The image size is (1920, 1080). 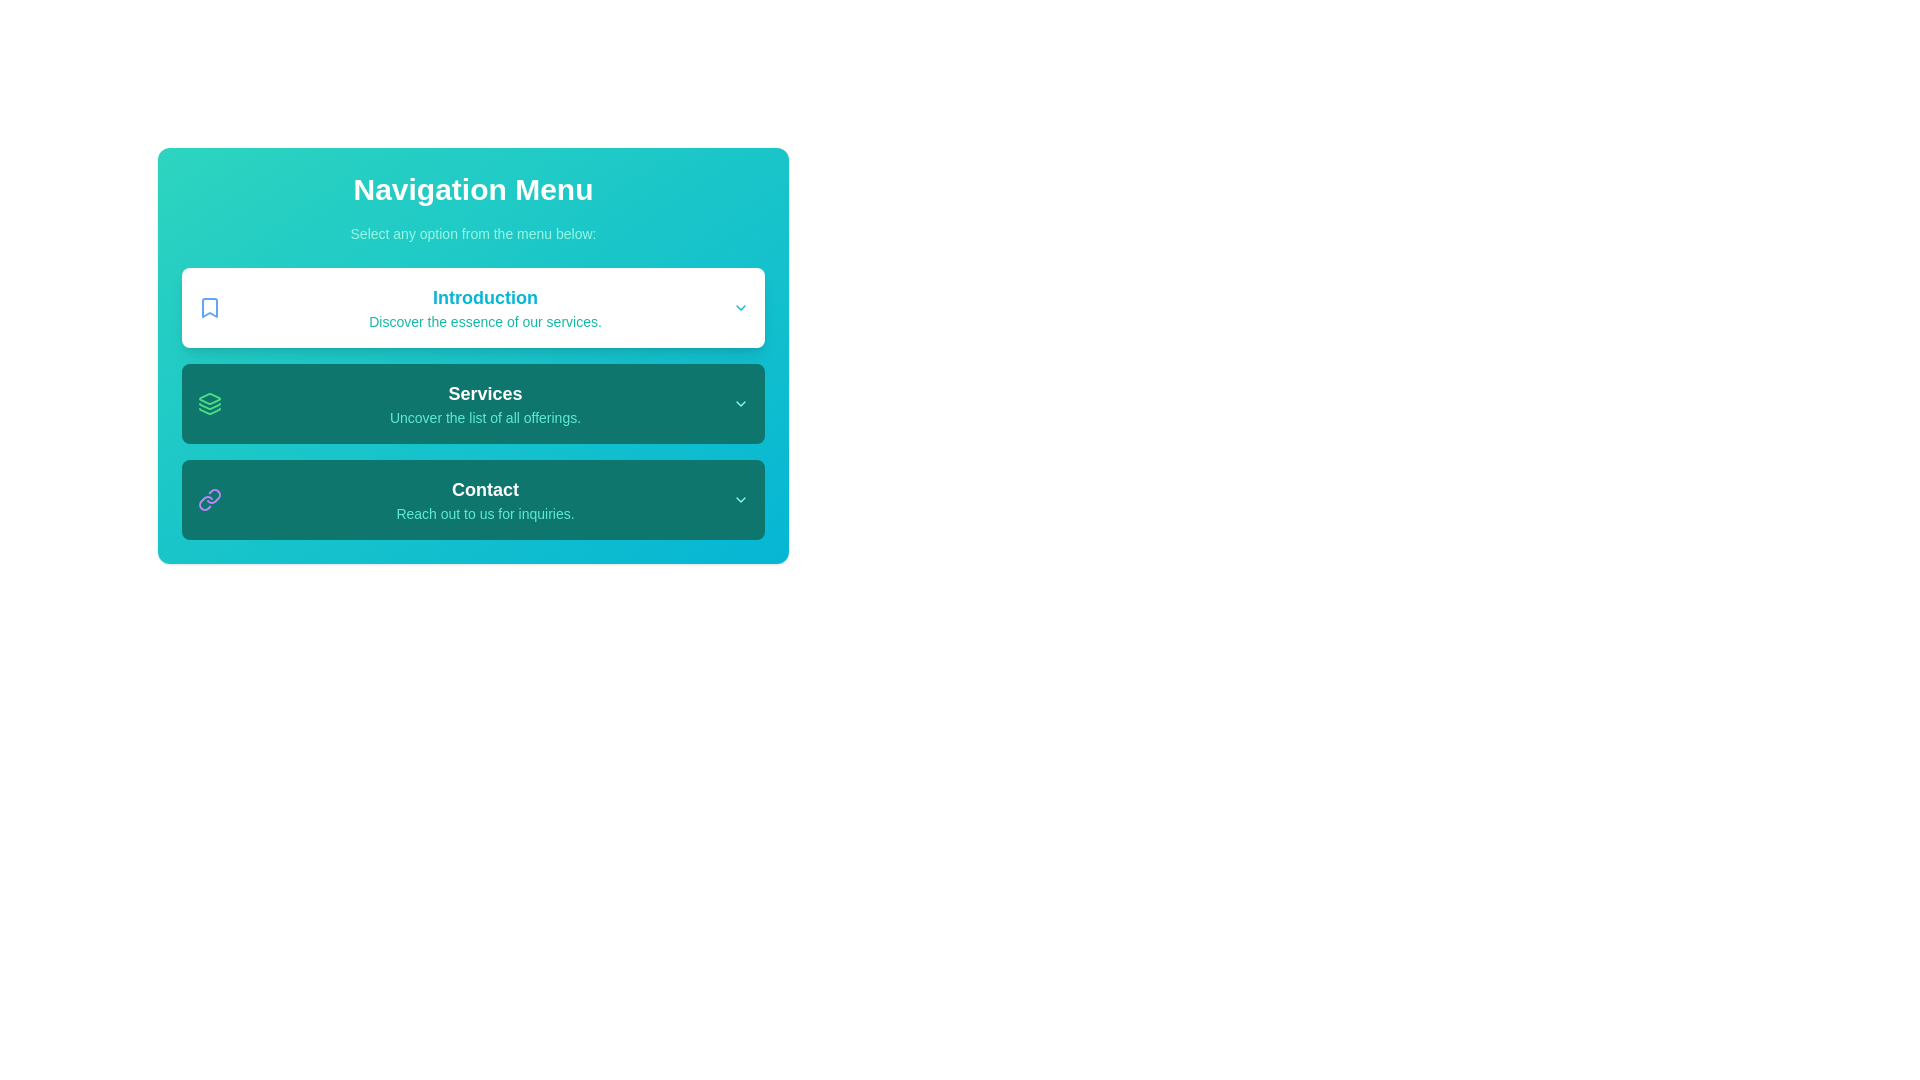 I want to click on the bookmark-shaped icon with a blue stroke located in the upper left corner of the 'Introduction' button in the interactive navigation menu, so click(x=210, y=308).